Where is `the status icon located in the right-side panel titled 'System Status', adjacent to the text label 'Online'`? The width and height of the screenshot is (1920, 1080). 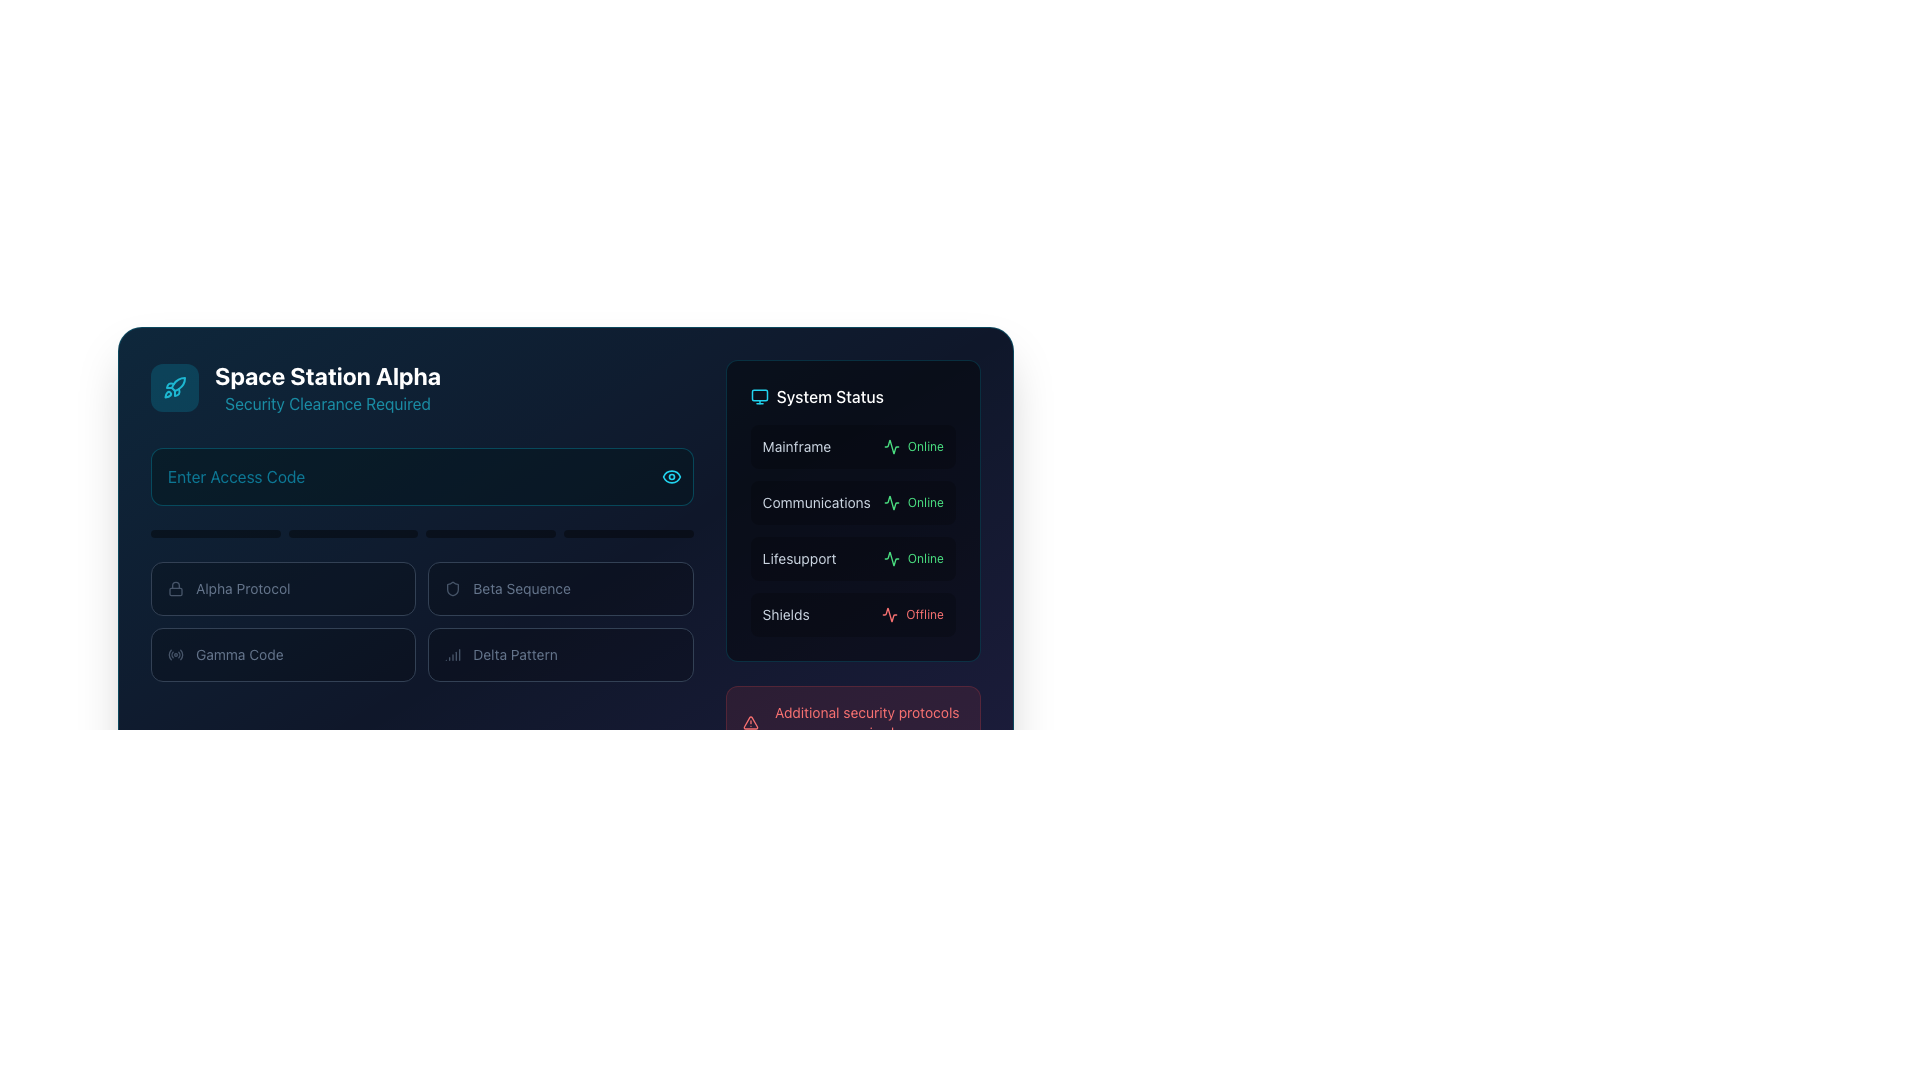 the status icon located in the right-side panel titled 'System Status', adjacent to the text label 'Online' is located at coordinates (890, 501).